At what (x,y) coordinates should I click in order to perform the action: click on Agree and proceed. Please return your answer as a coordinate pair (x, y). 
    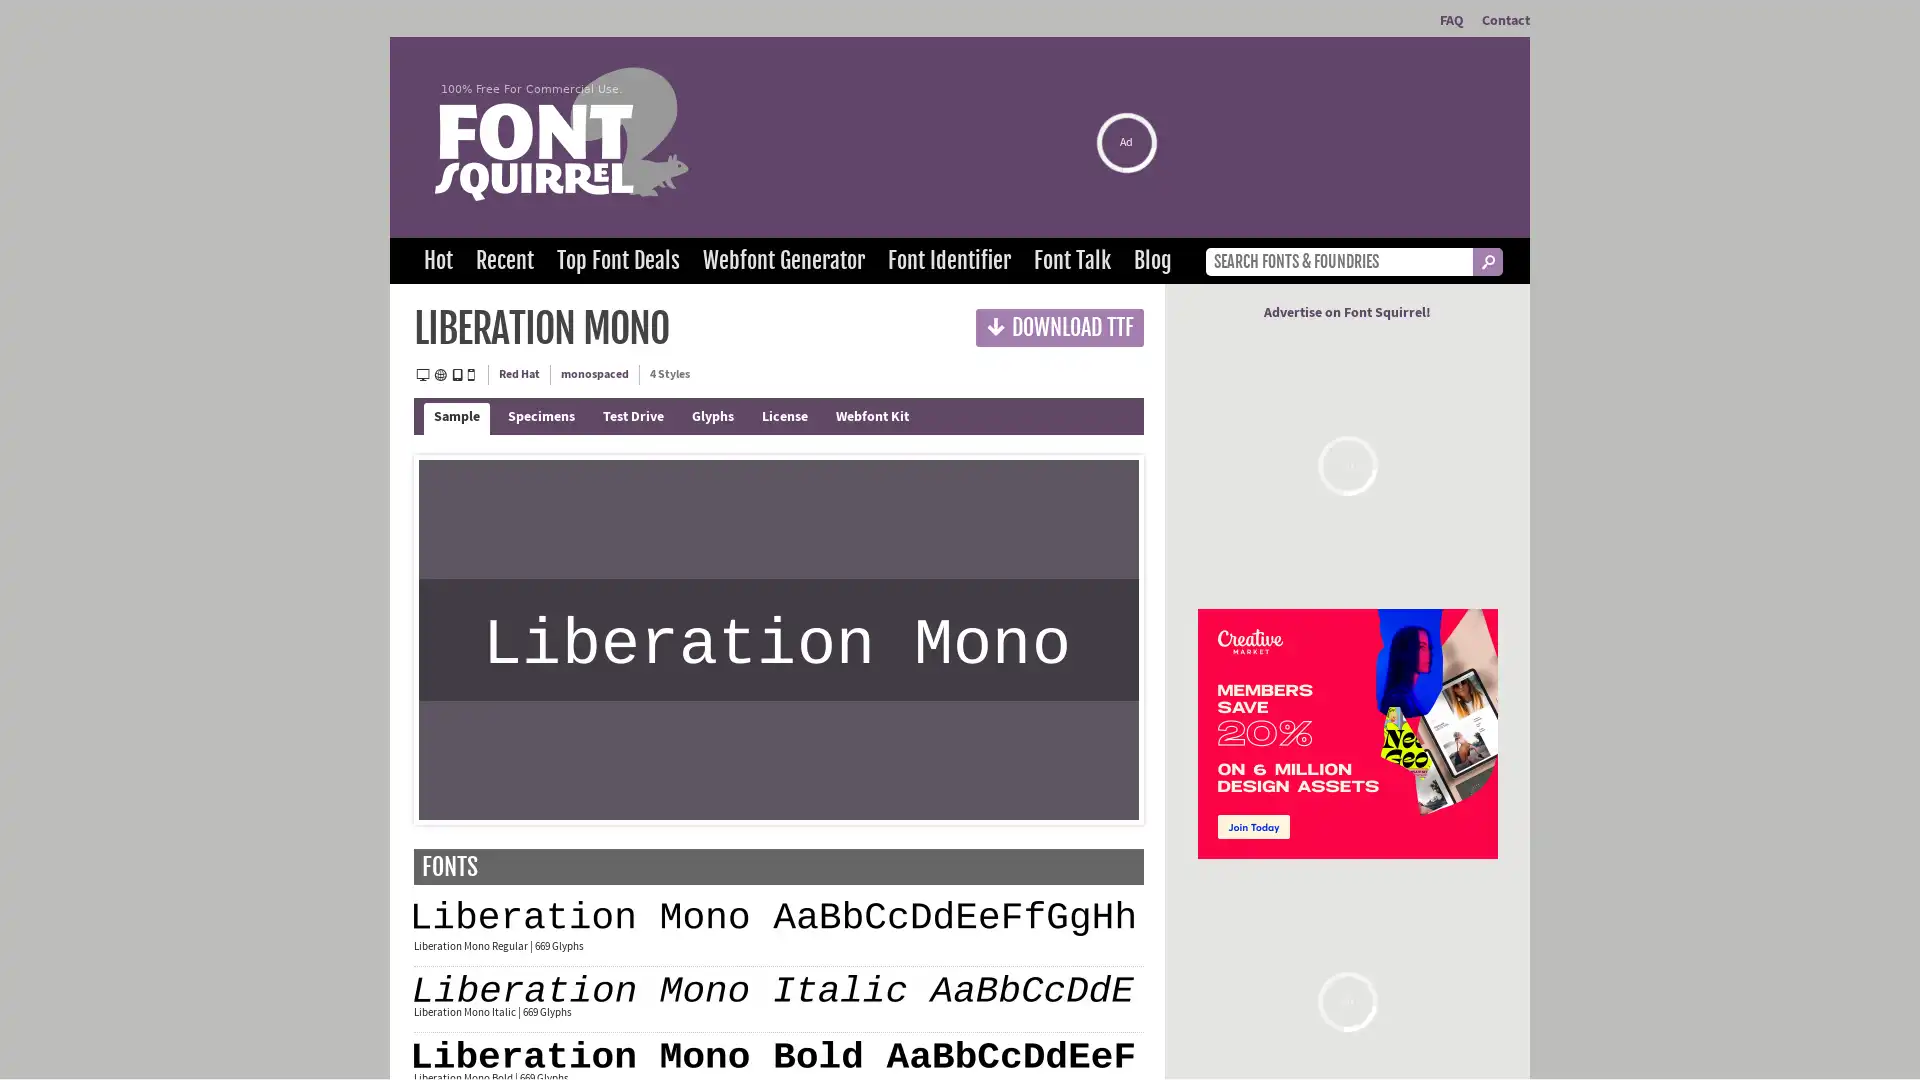
    Looking at the image, I should click on (360, 1043).